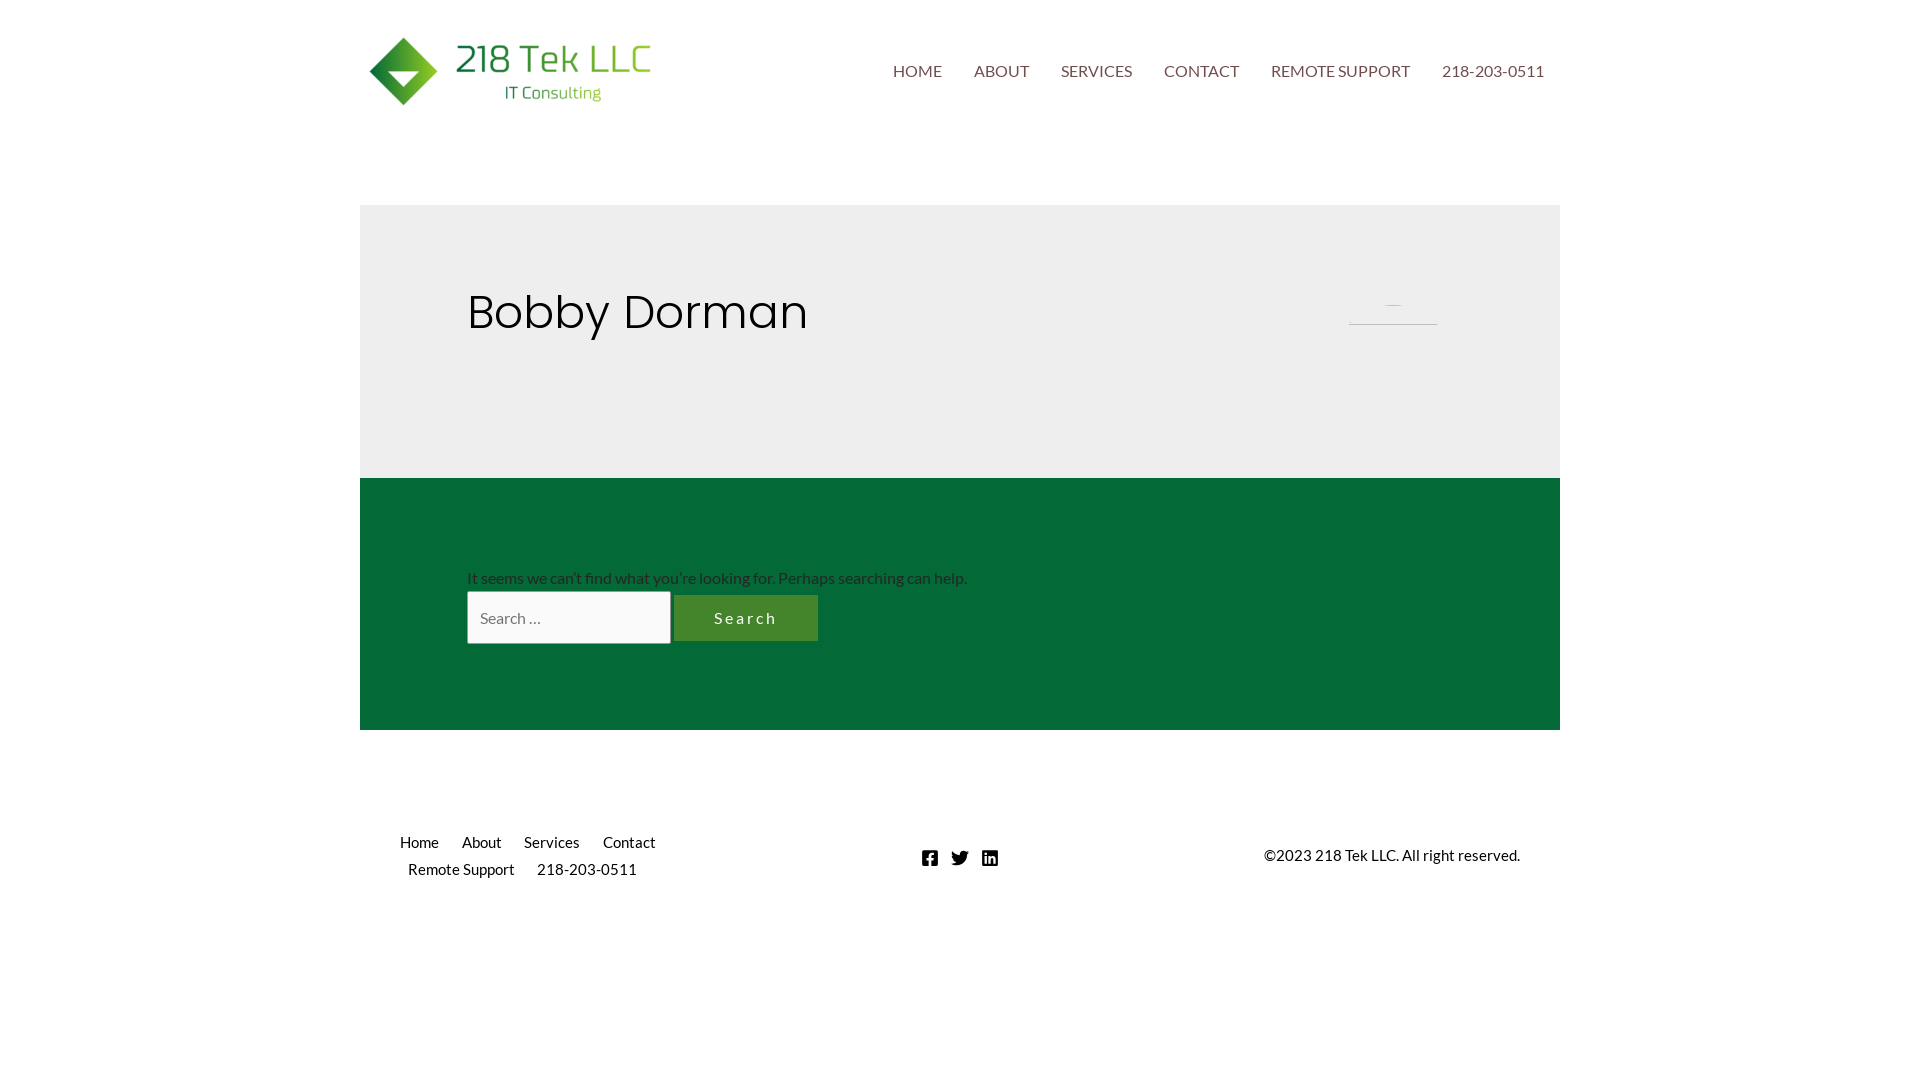 This screenshot has width=1920, height=1080. What do you see at coordinates (1340, 68) in the screenshot?
I see `'REMOTE SUPPORT'` at bounding box center [1340, 68].